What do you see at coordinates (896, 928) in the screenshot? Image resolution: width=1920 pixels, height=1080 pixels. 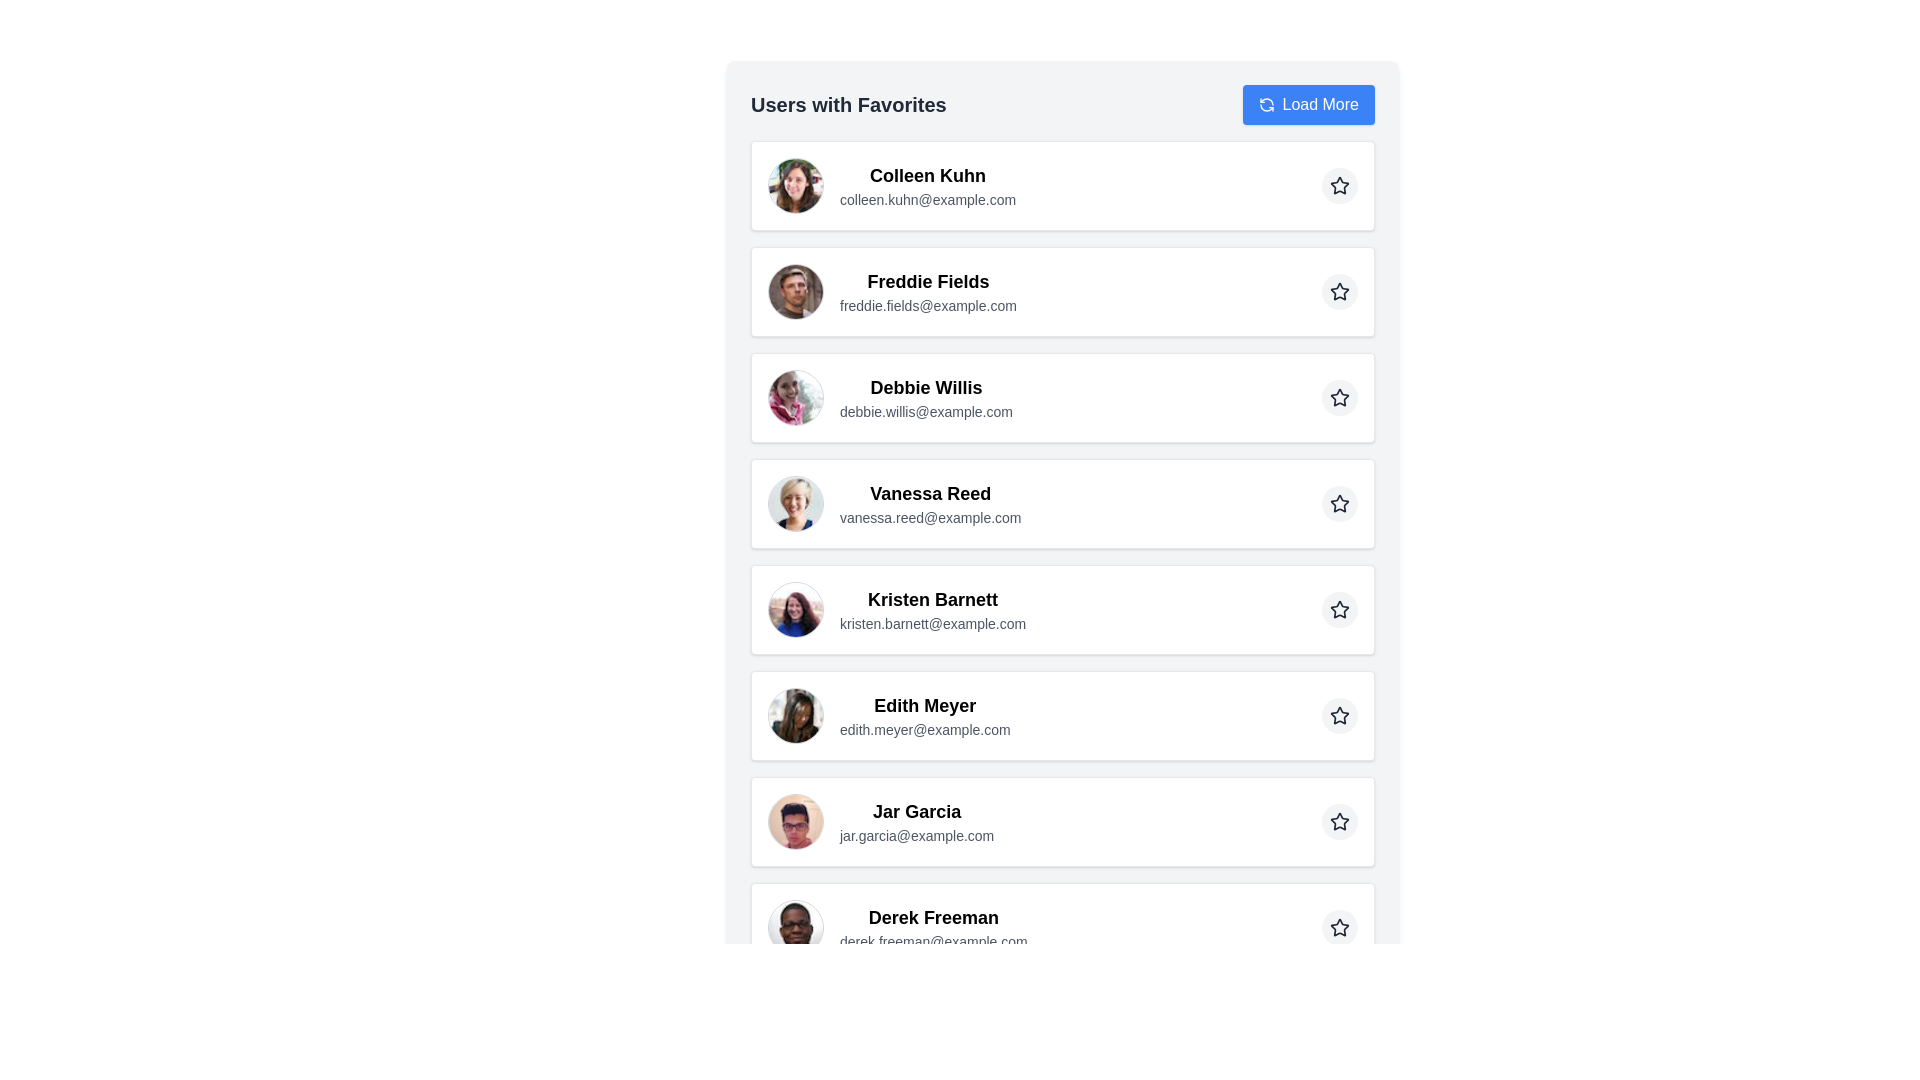 I see `the User information card that displays the user's details, specifically their name and email address, located below 'Jar Garcia' in a vertical list of user elements` at bounding box center [896, 928].